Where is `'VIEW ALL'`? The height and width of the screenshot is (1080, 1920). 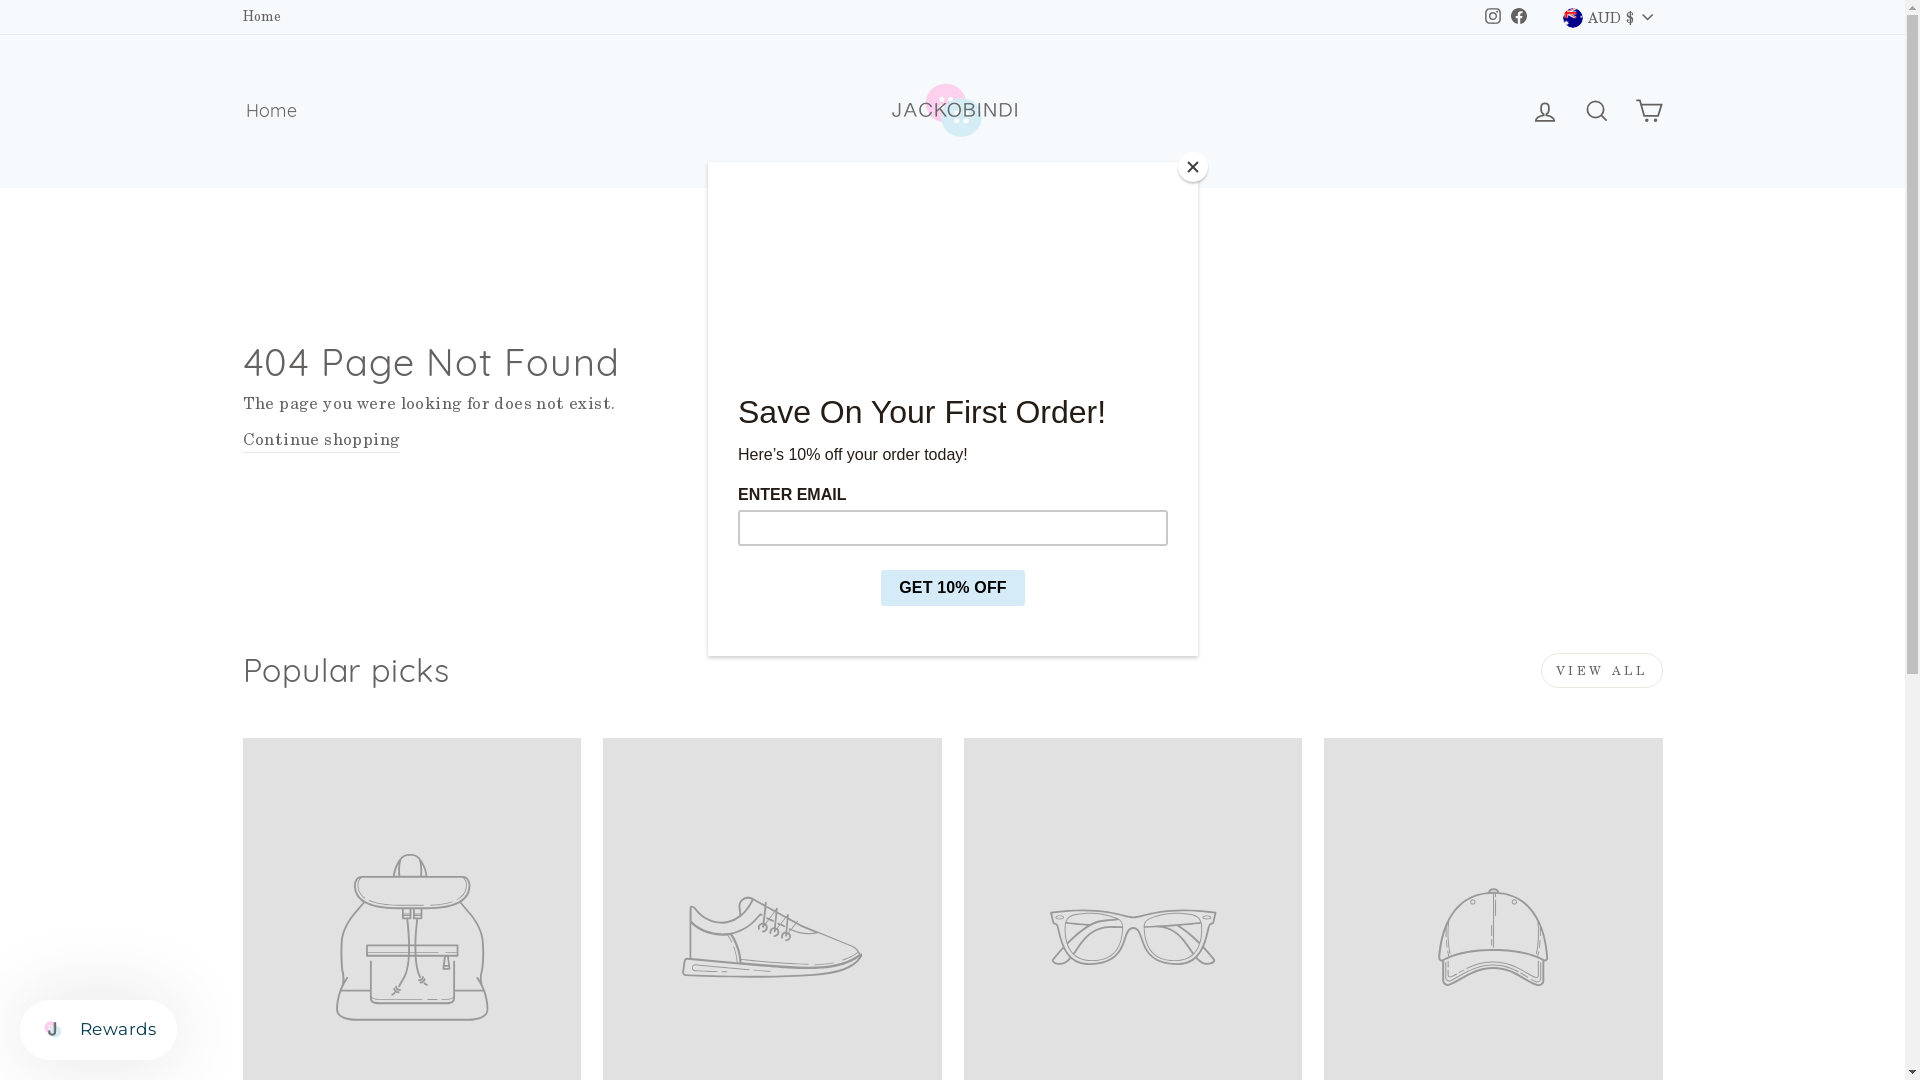
'VIEW ALL' is located at coordinates (1602, 670).